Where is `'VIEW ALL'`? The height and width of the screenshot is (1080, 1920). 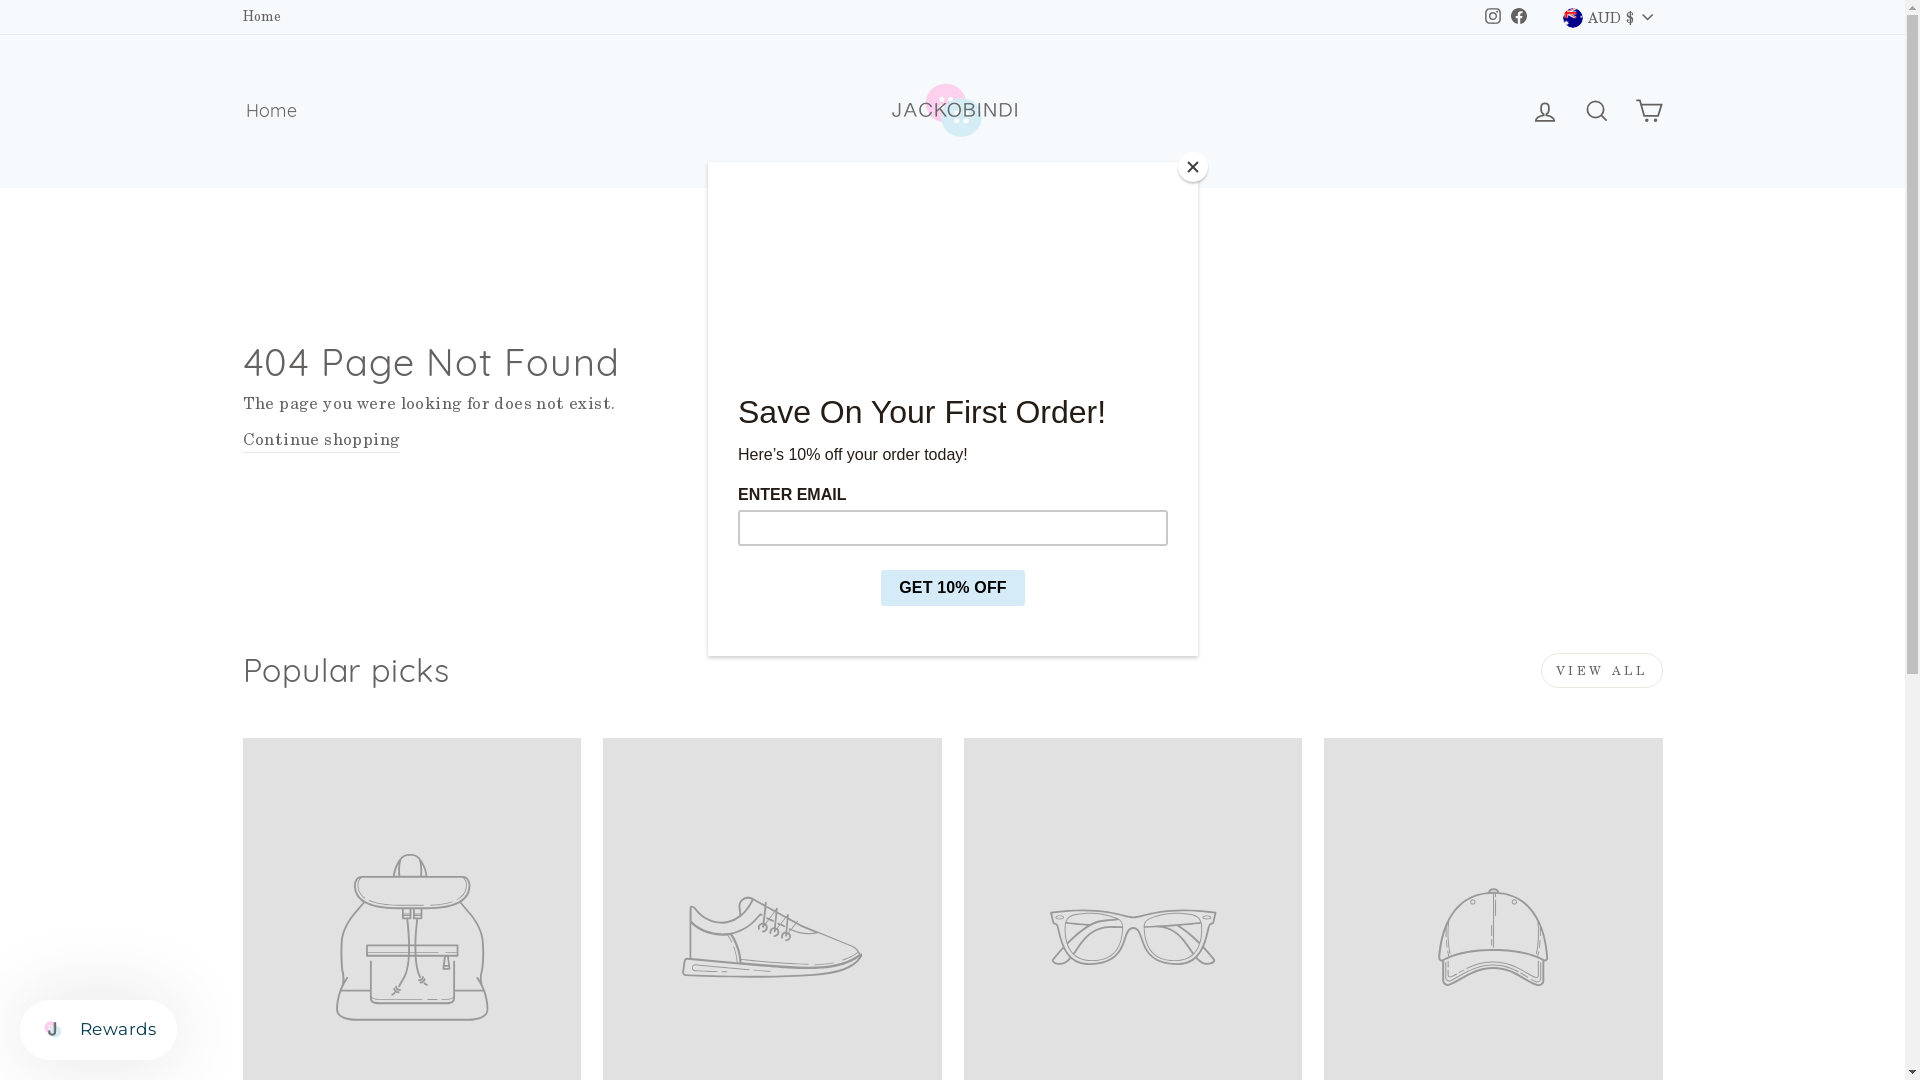
'VIEW ALL' is located at coordinates (1602, 670).